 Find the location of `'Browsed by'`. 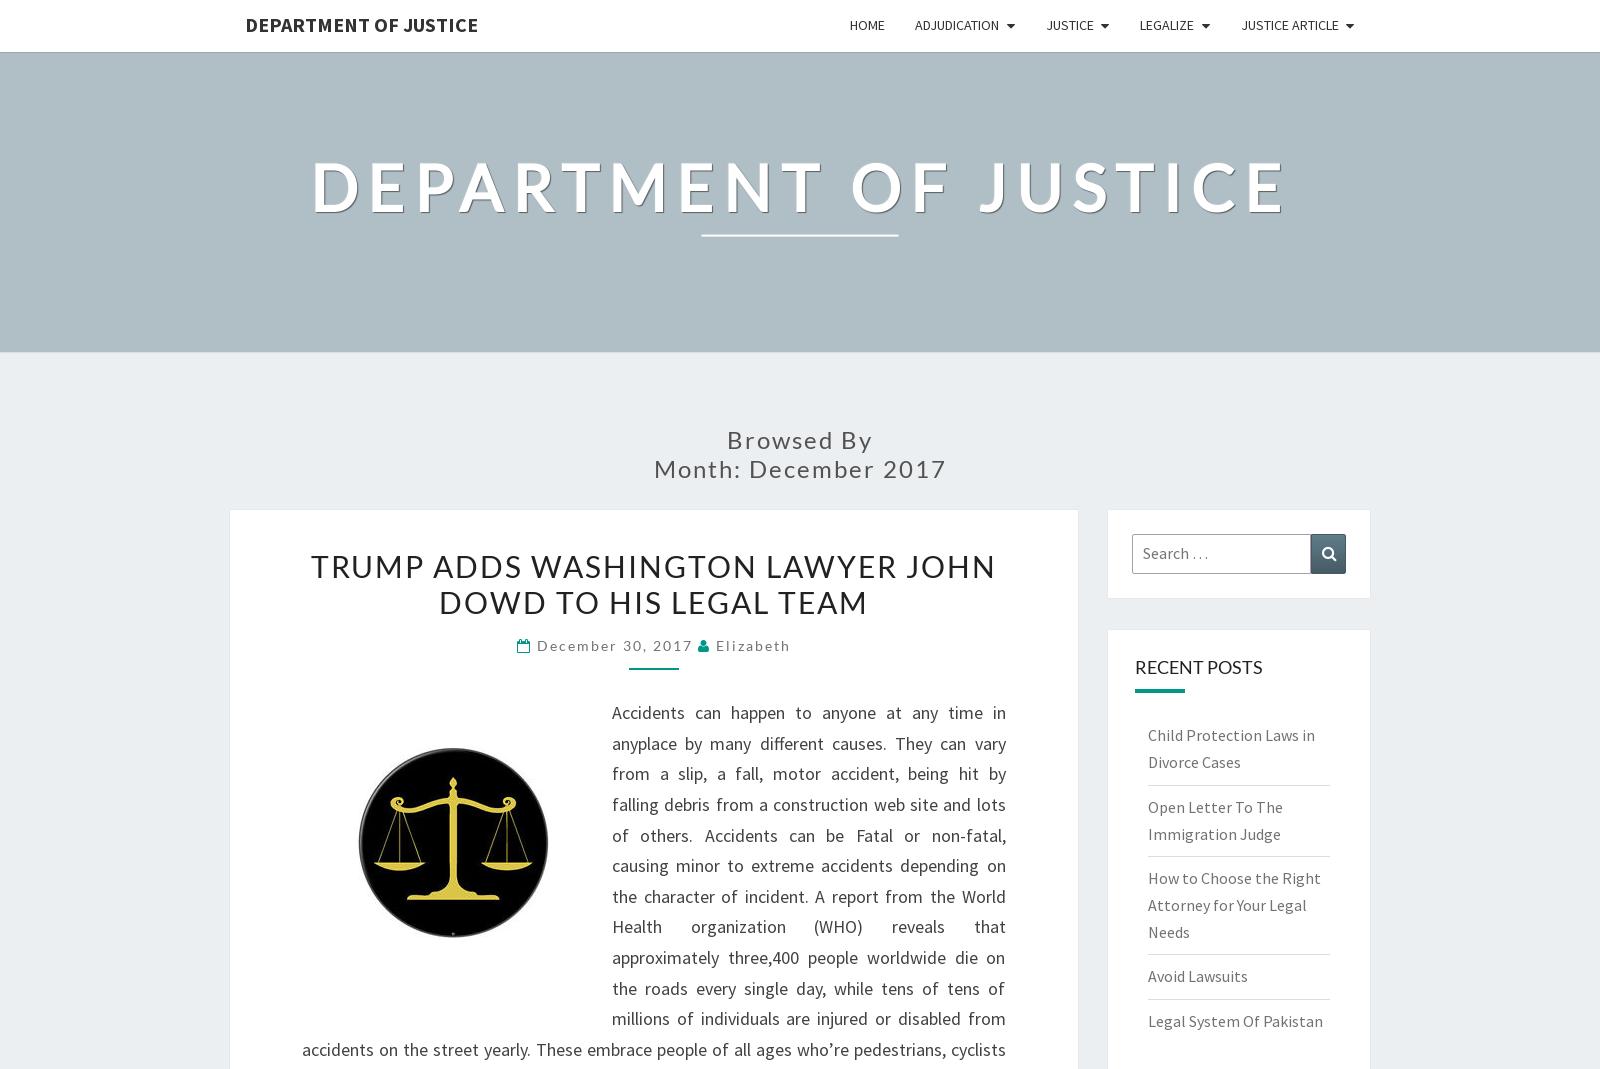

'Browsed by' is located at coordinates (800, 437).